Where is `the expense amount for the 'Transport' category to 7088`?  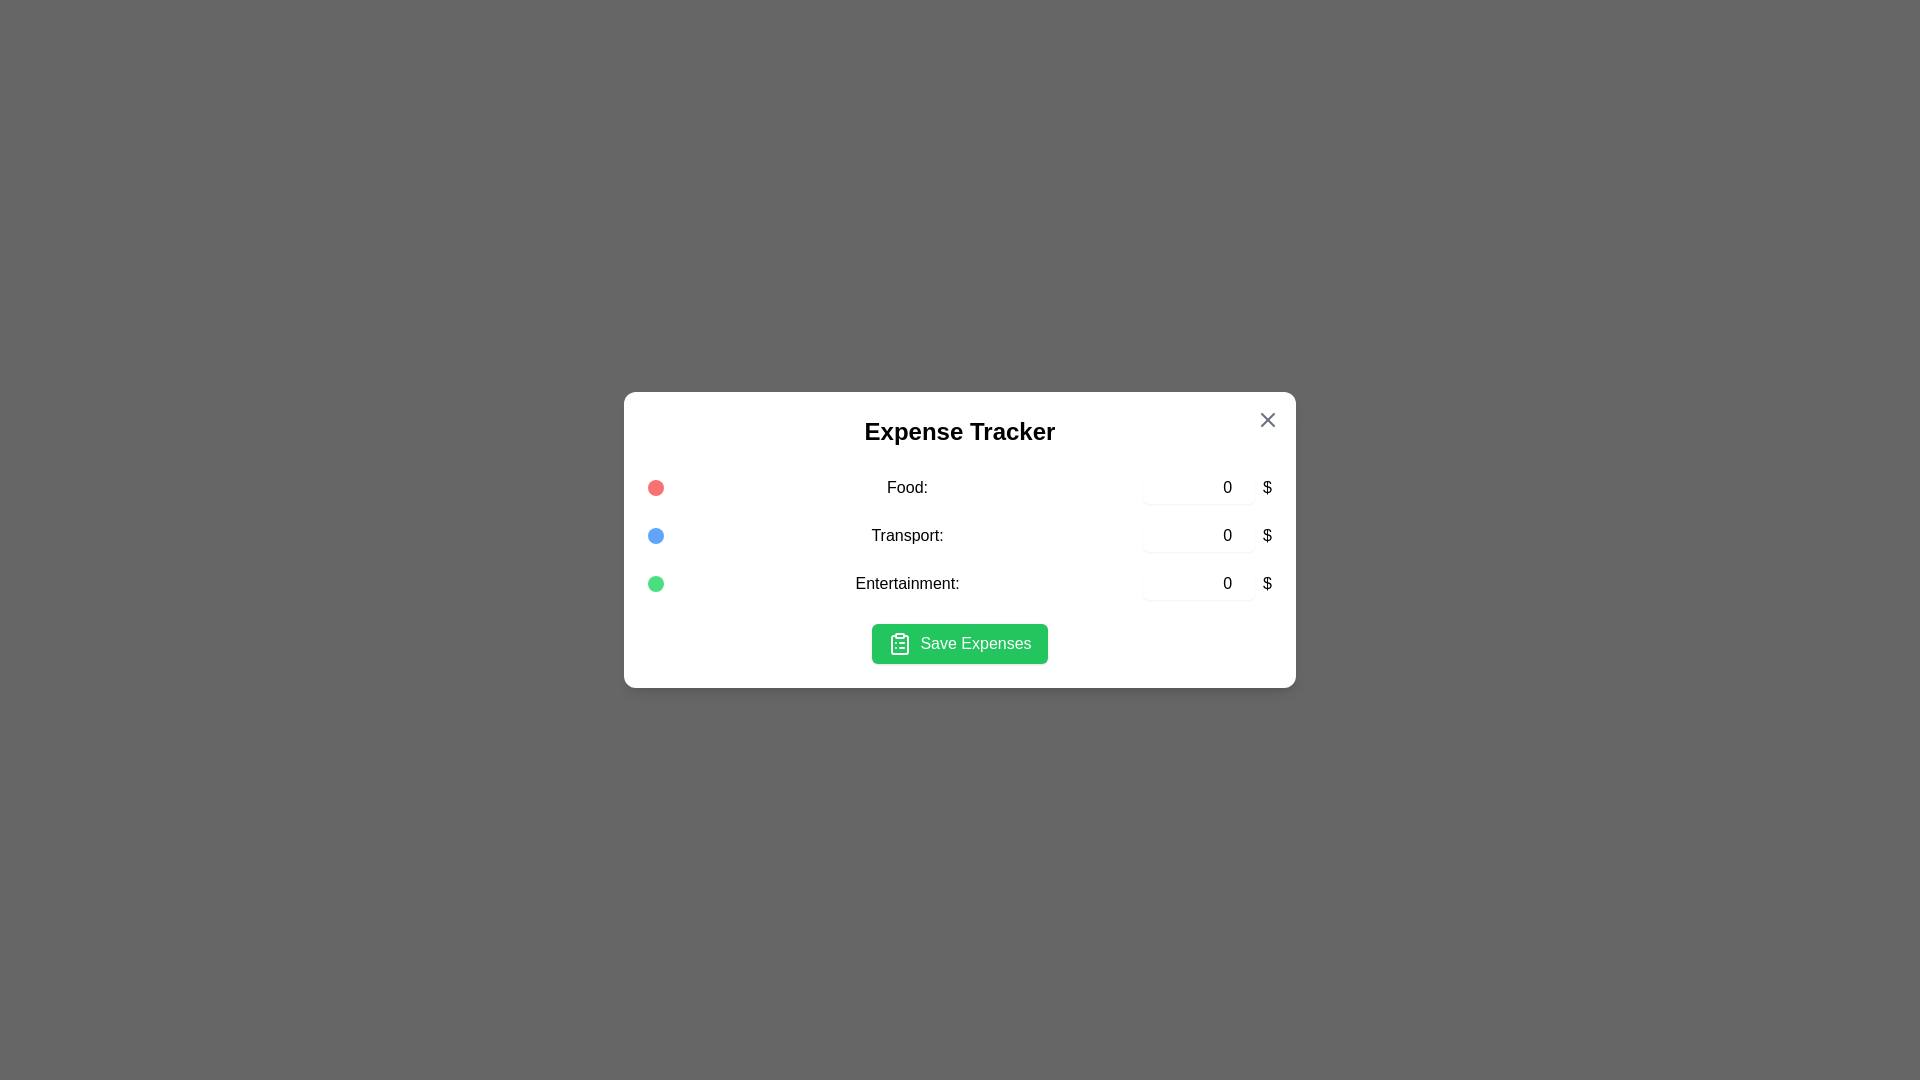 the expense amount for the 'Transport' category to 7088 is located at coordinates (1199, 535).